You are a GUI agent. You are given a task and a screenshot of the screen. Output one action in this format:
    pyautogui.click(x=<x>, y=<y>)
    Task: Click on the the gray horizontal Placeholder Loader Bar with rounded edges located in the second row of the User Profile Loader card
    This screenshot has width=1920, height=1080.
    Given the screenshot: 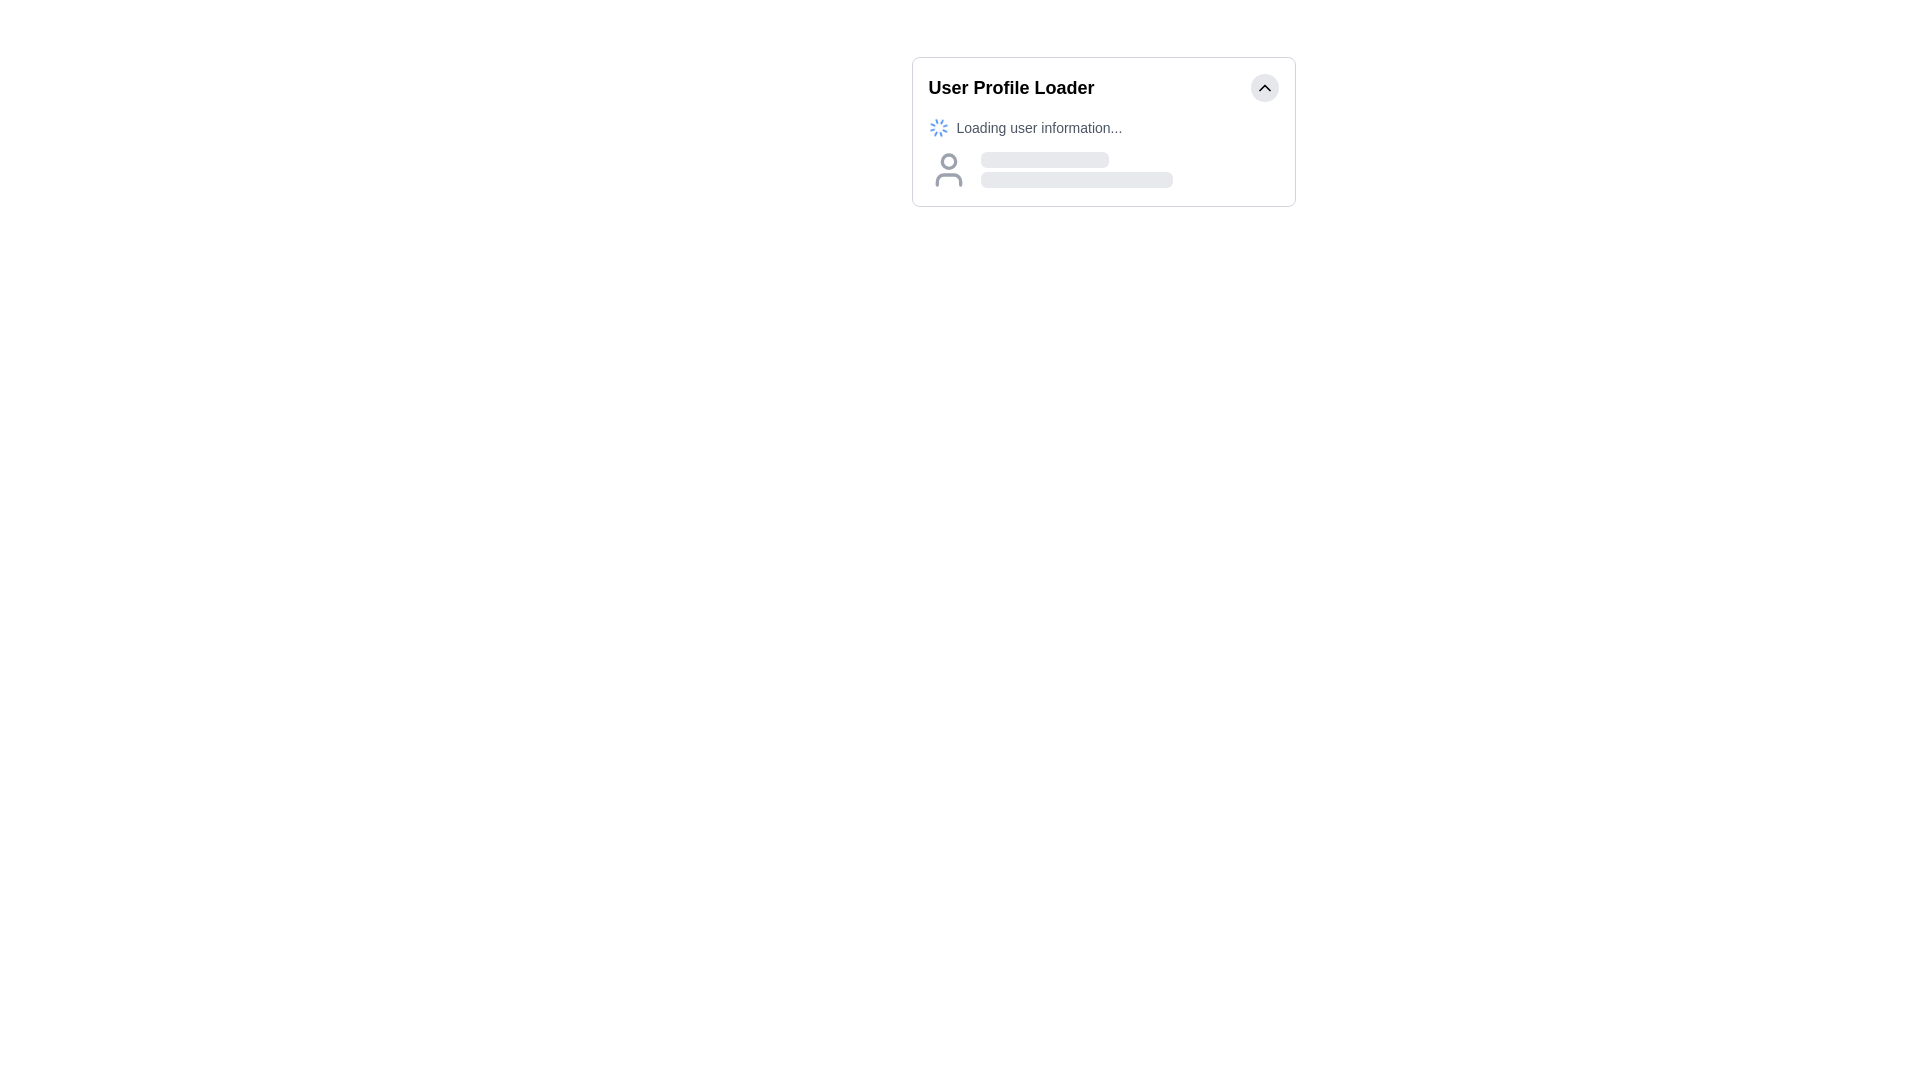 What is the action you would take?
    pyautogui.click(x=1075, y=180)
    